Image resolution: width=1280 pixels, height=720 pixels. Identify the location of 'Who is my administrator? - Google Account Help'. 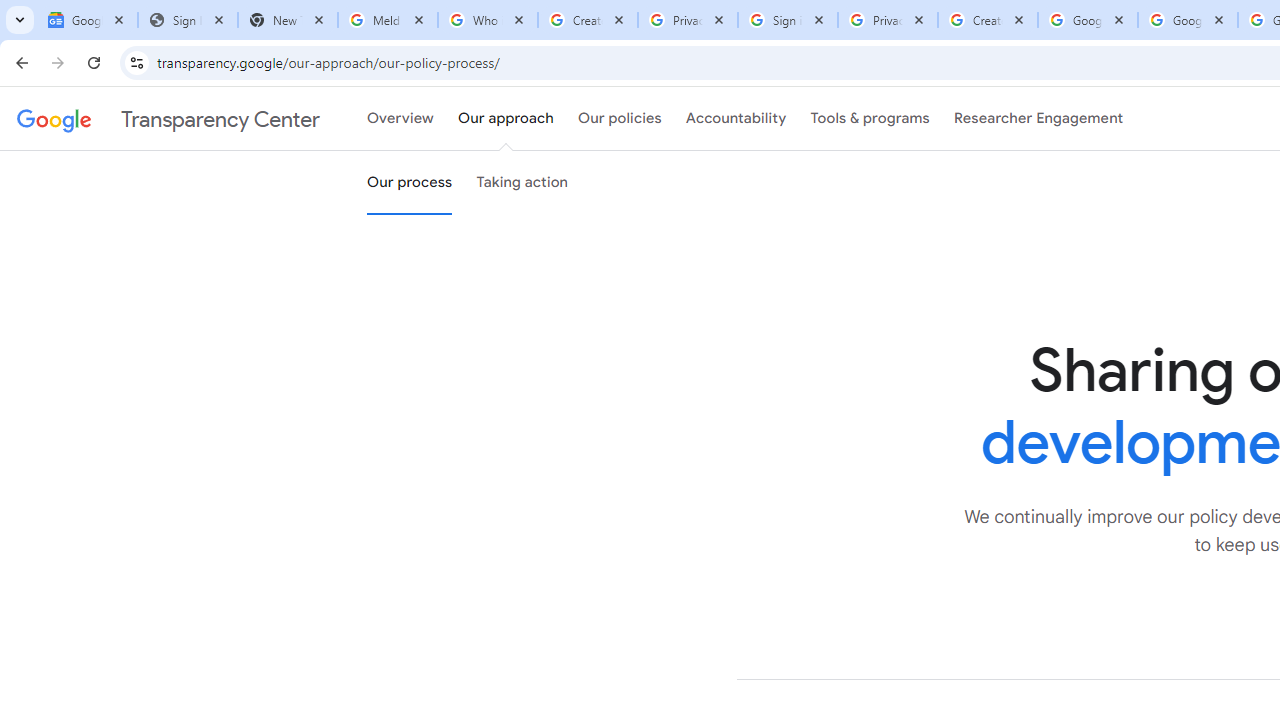
(487, 20).